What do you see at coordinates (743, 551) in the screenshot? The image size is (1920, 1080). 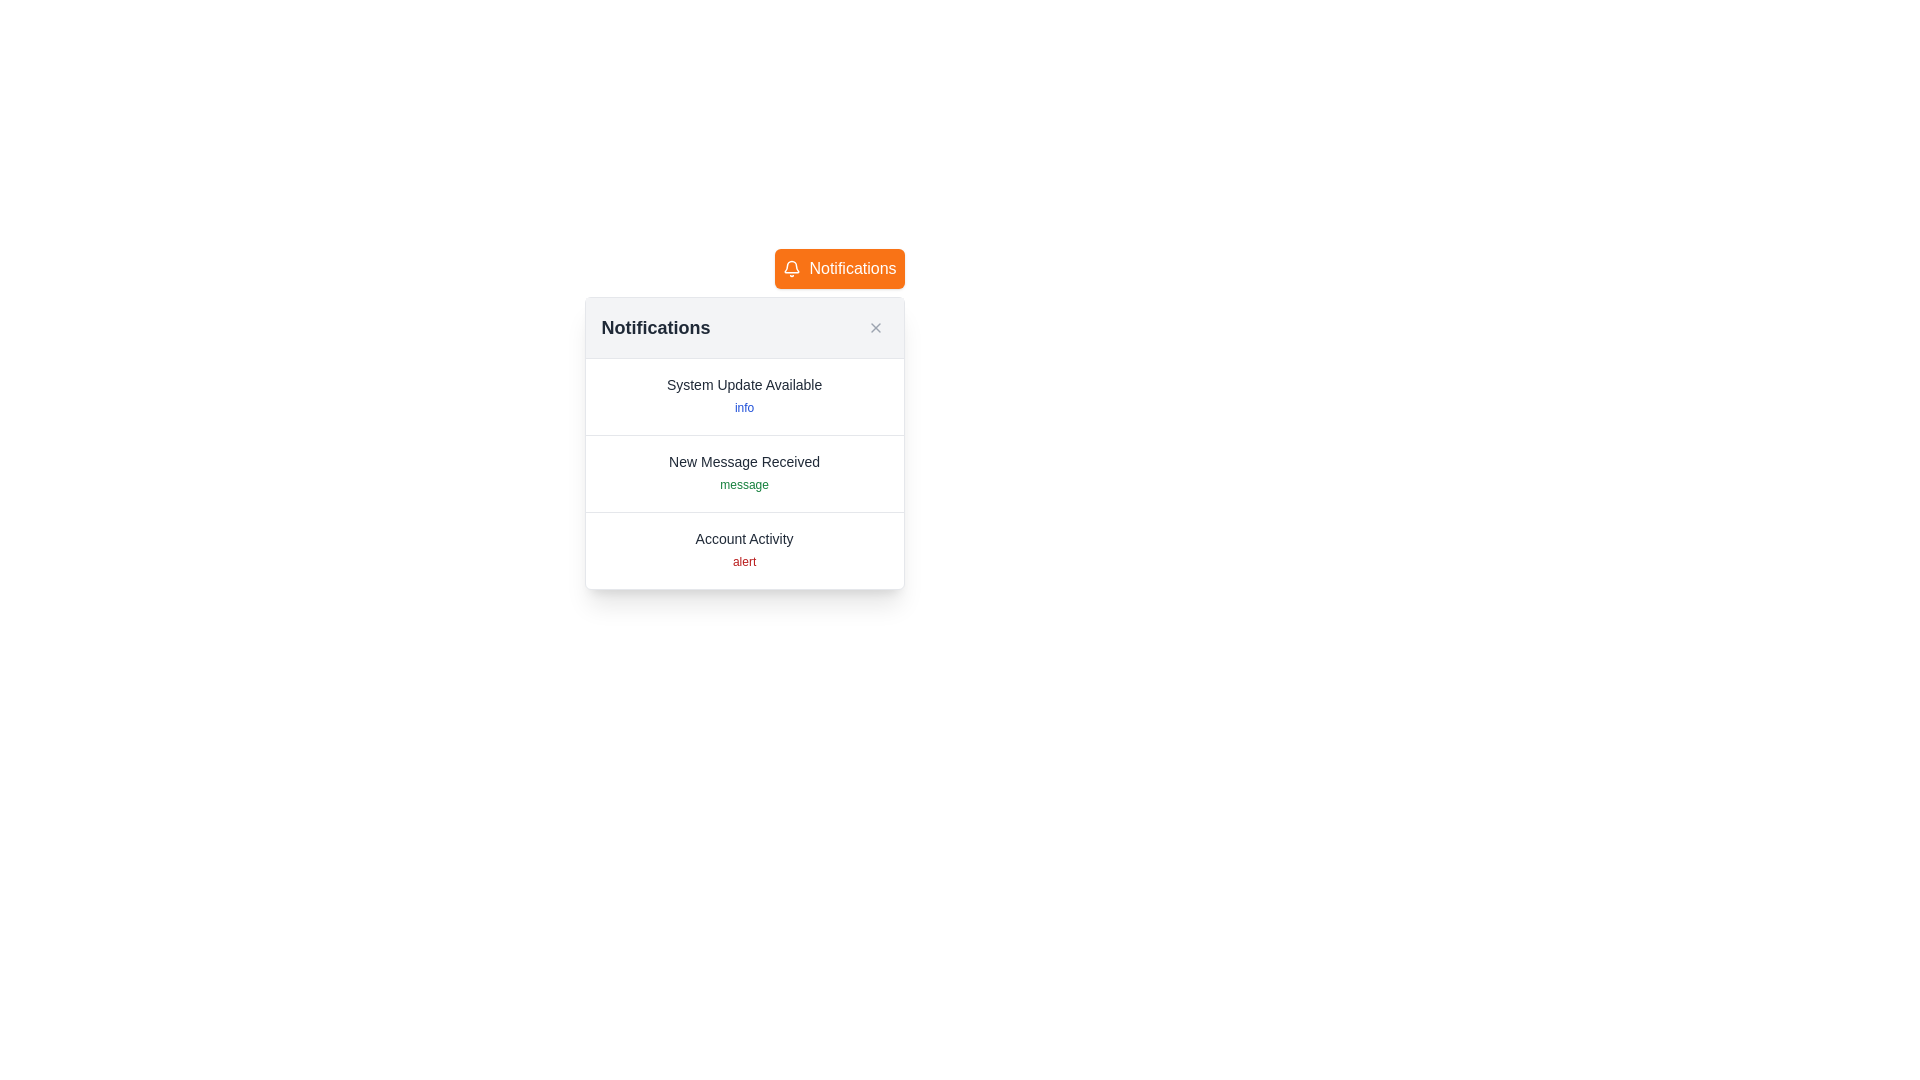 I see `the third notification entry titled 'Account Activity' which has a second line 'alert' in red color` at bounding box center [743, 551].